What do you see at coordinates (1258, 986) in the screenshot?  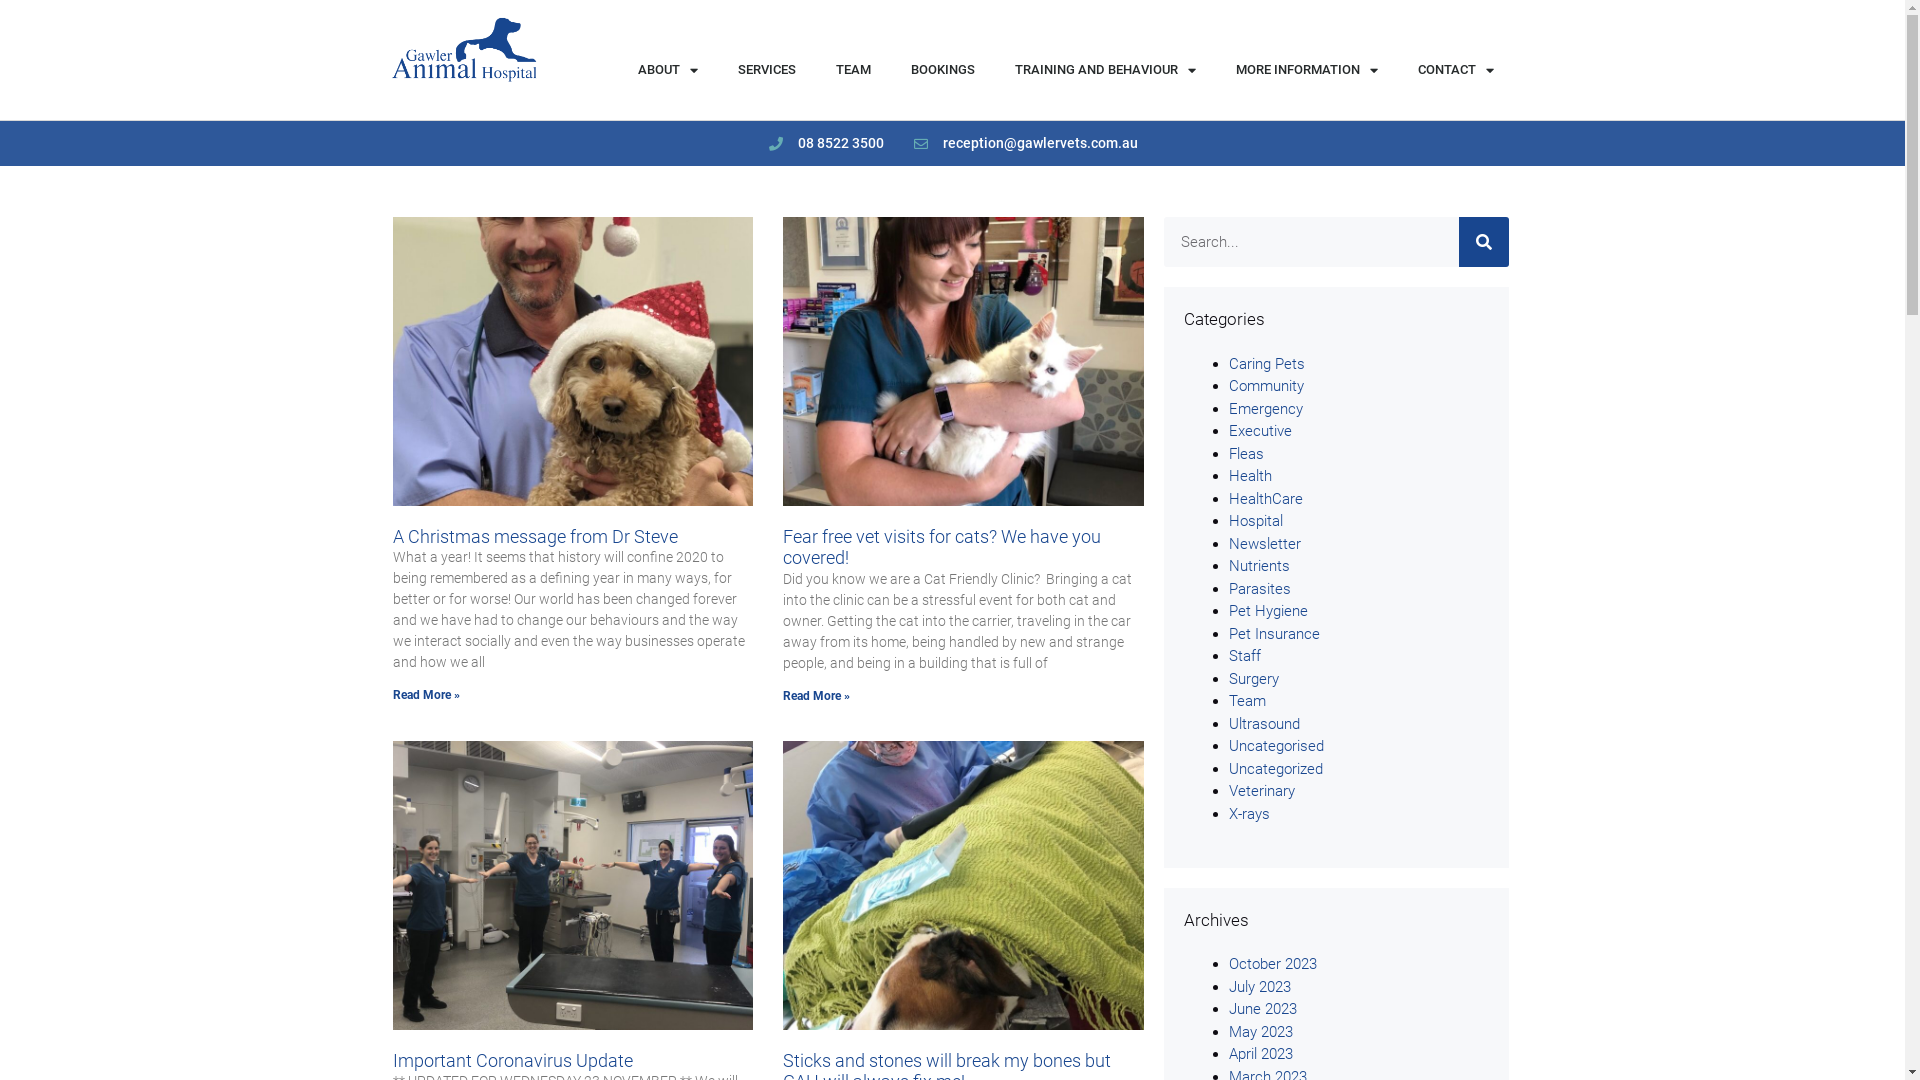 I see `'July 2023'` at bounding box center [1258, 986].